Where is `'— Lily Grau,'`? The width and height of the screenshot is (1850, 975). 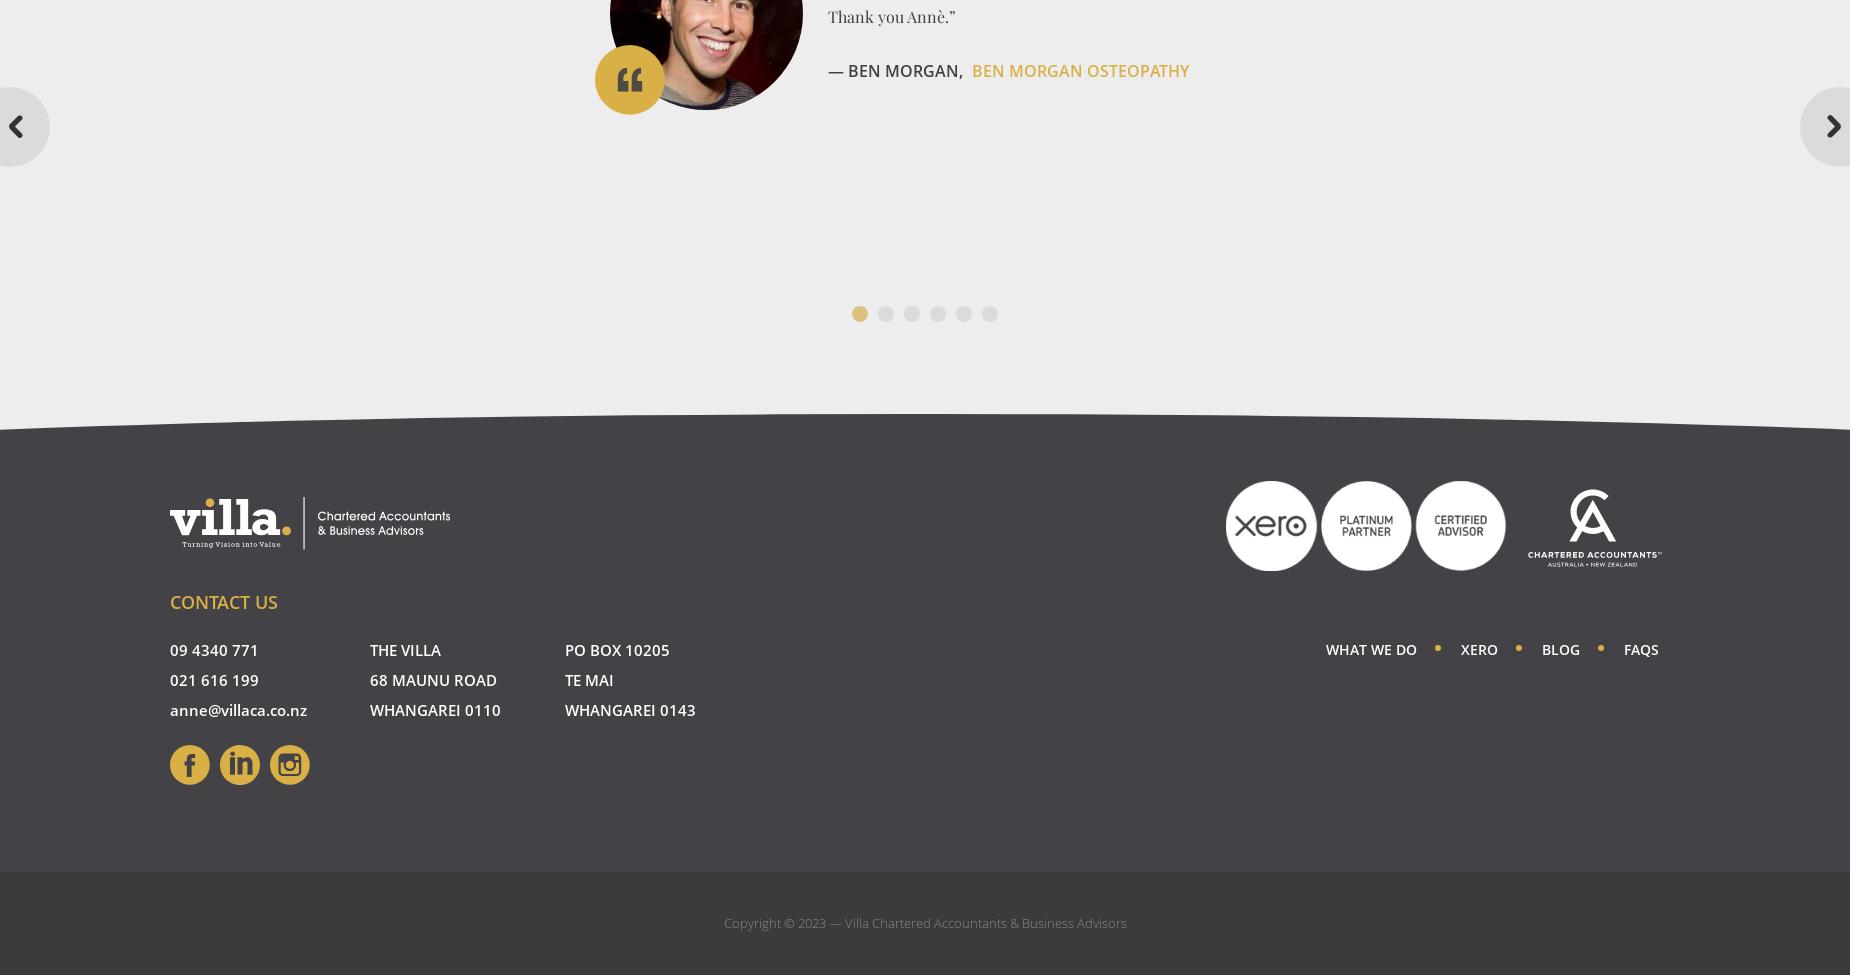 '— Lily Grau,' is located at coordinates (828, 185).